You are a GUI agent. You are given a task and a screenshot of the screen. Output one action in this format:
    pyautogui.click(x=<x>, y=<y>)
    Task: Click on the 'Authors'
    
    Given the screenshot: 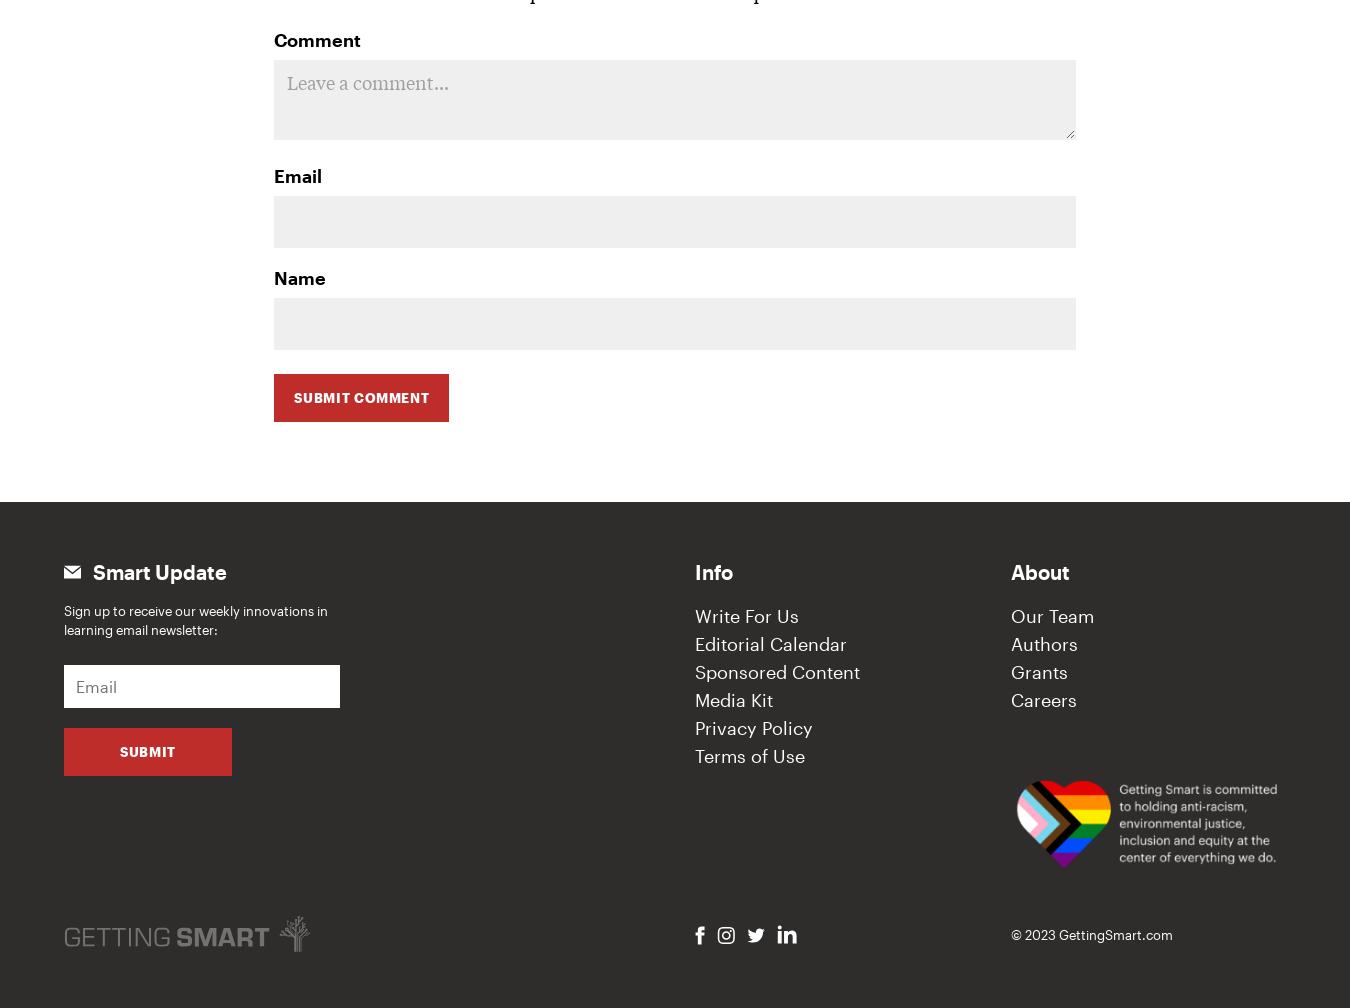 What is the action you would take?
    pyautogui.click(x=1043, y=644)
    